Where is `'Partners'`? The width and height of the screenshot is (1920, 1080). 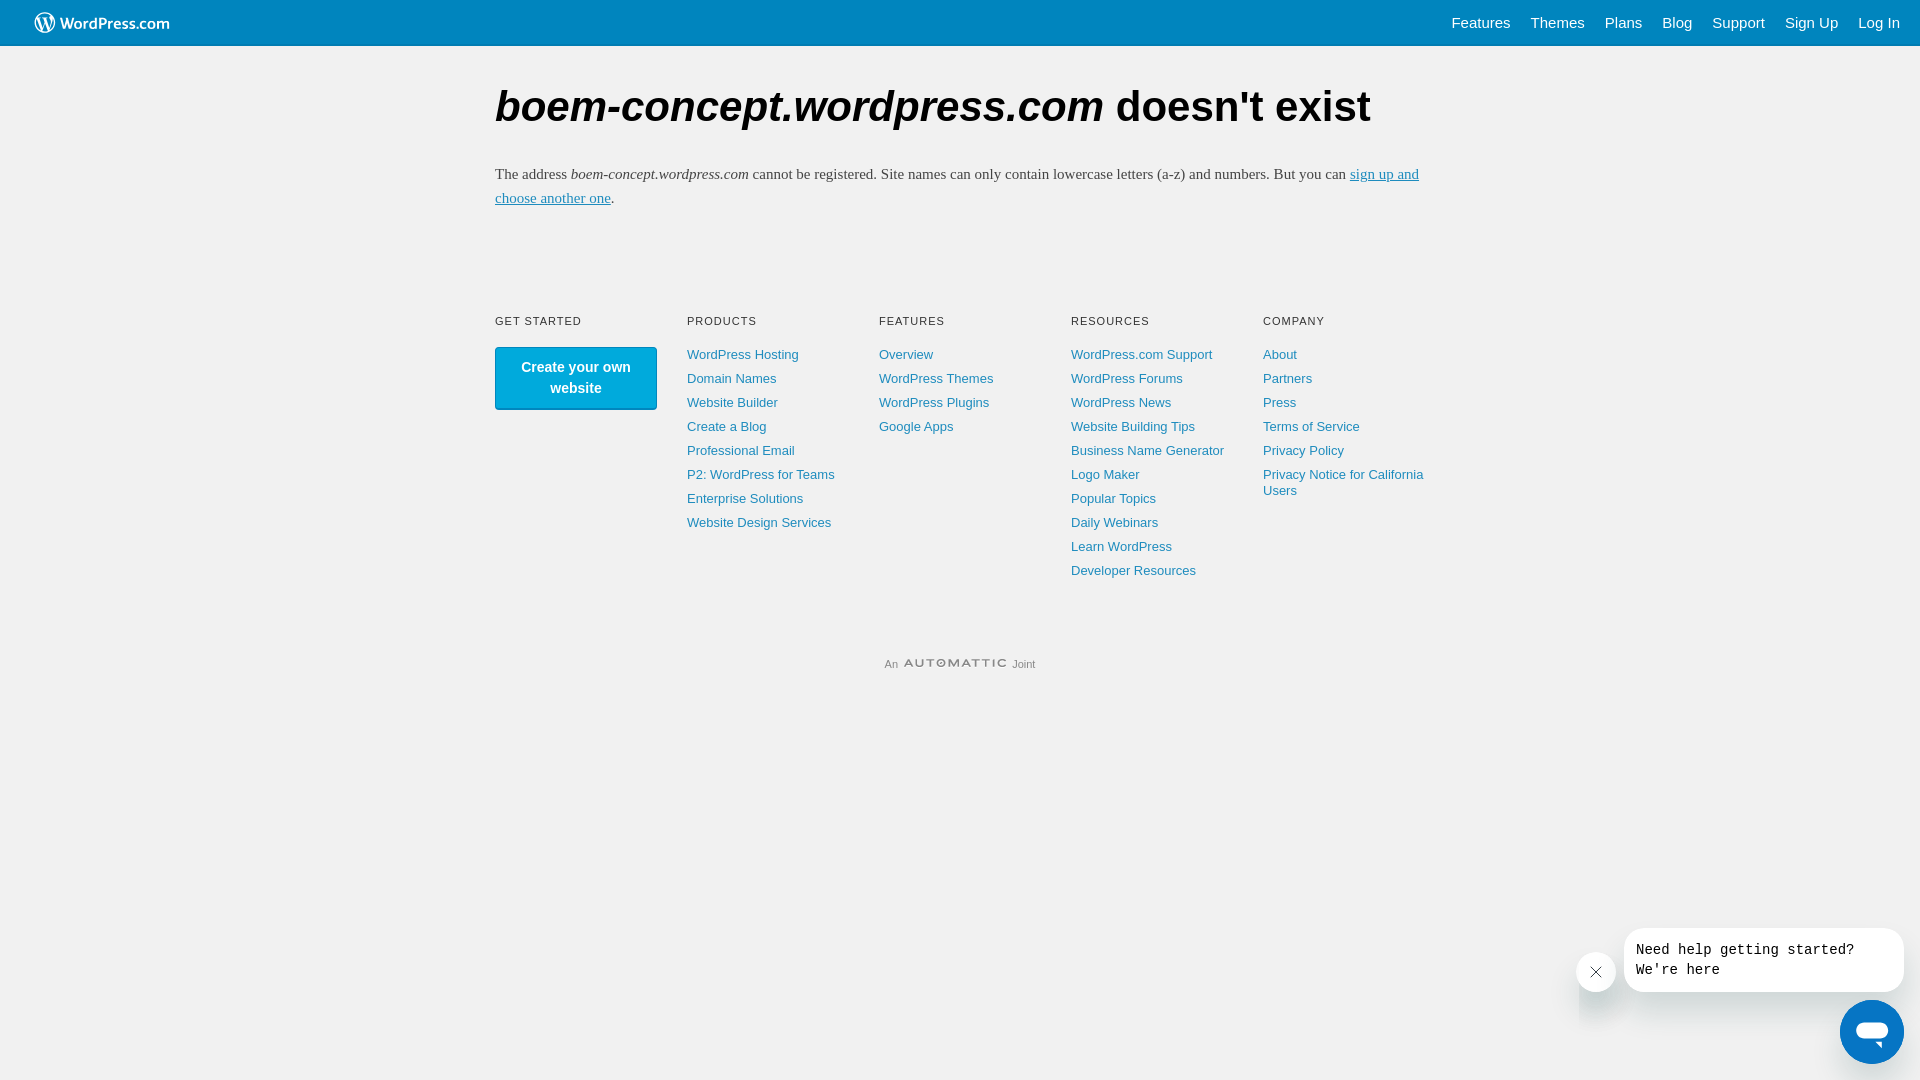
'Partners' is located at coordinates (1287, 378).